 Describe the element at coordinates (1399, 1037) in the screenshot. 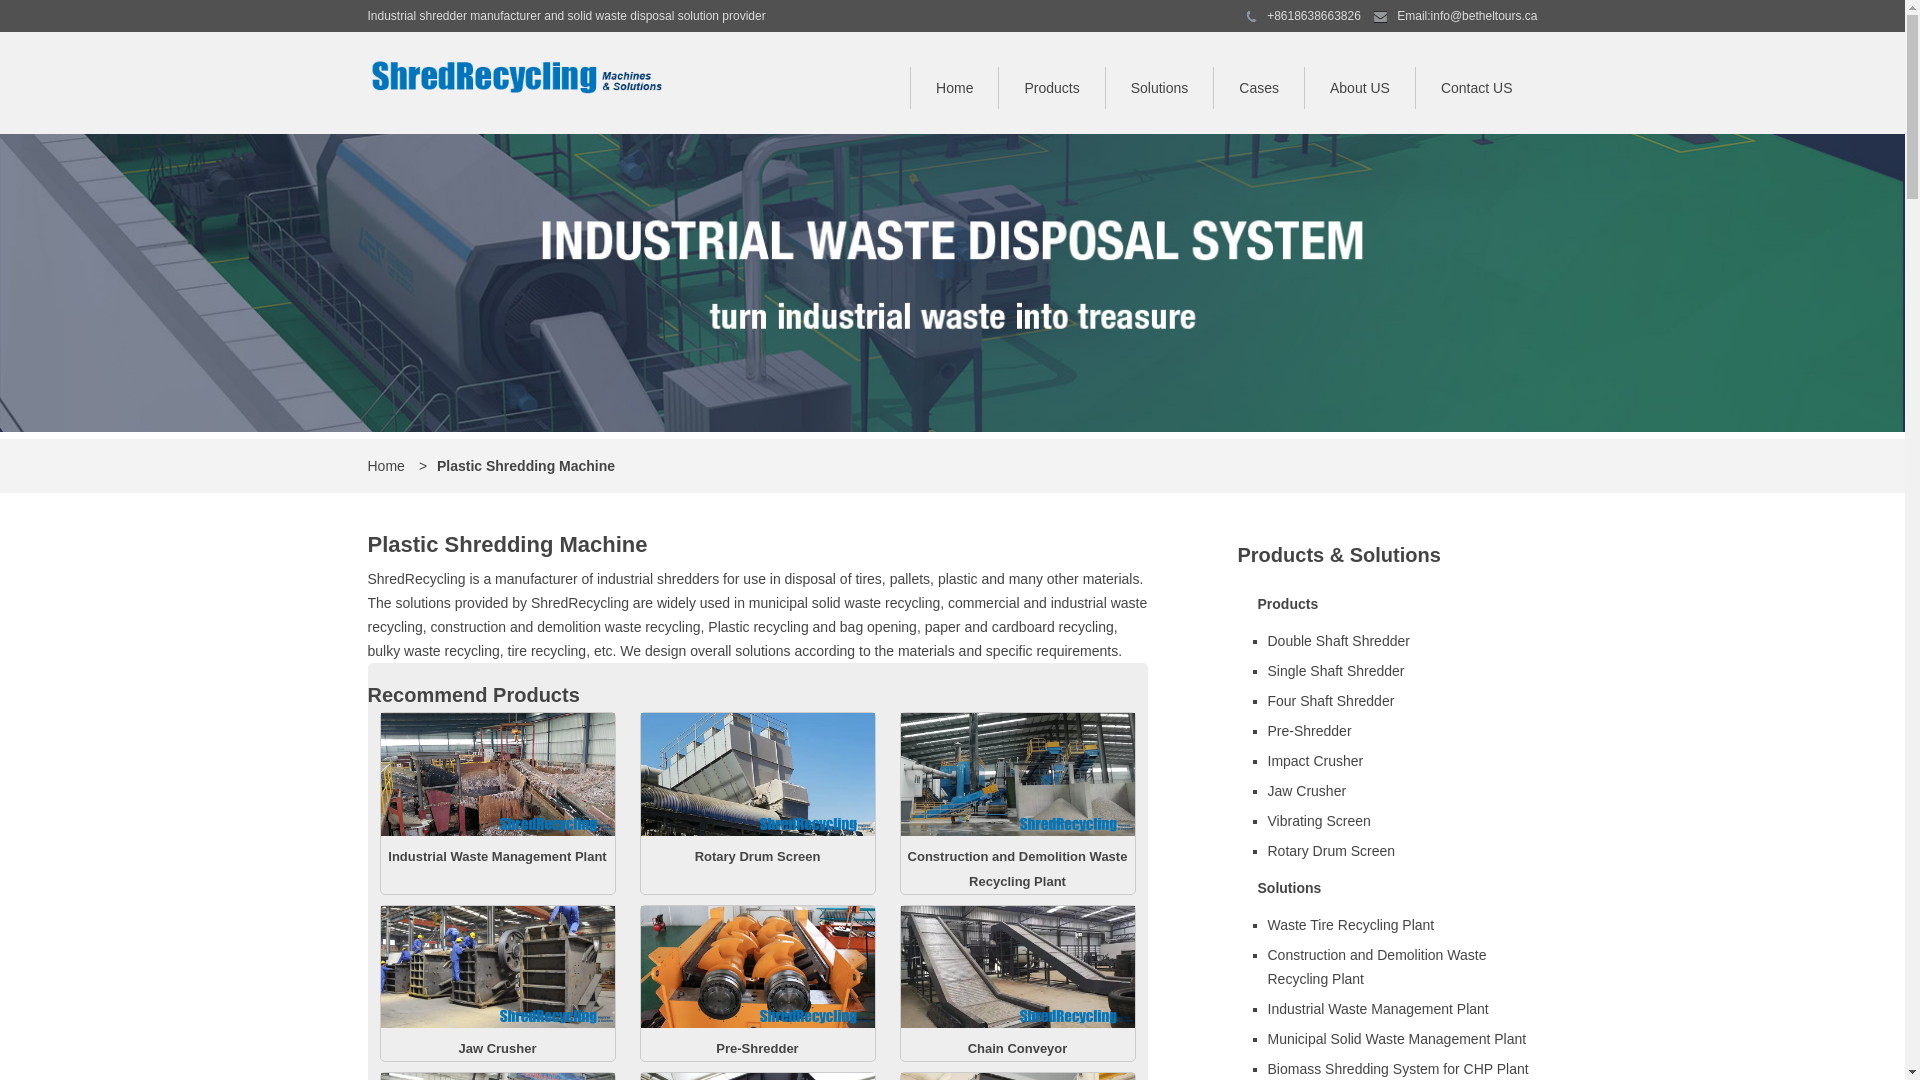

I see `'Municipal Solid Waste Management Plant'` at that location.